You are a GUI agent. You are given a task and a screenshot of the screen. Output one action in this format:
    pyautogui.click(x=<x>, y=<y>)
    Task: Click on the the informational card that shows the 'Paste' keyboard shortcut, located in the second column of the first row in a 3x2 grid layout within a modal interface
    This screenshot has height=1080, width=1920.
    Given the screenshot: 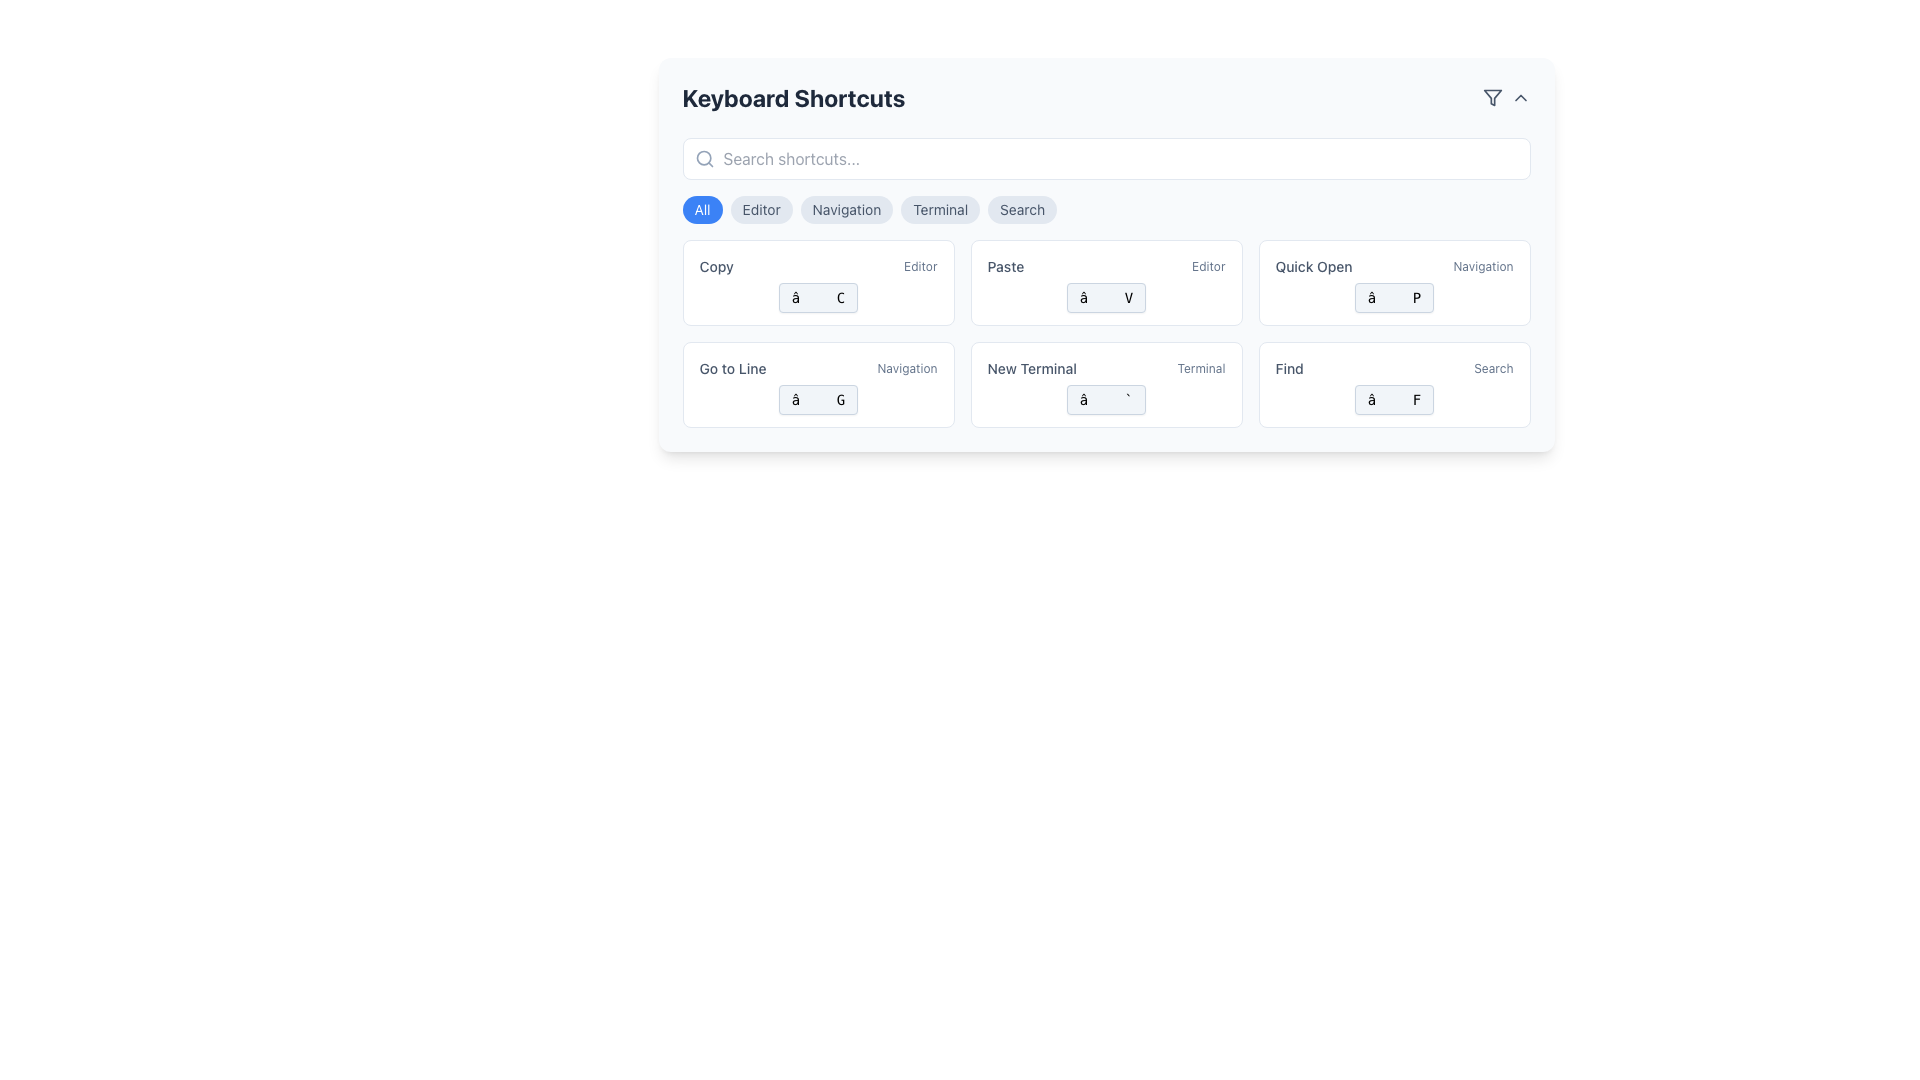 What is the action you would take?
    pyautogui.click(x=1105, y=253)
    